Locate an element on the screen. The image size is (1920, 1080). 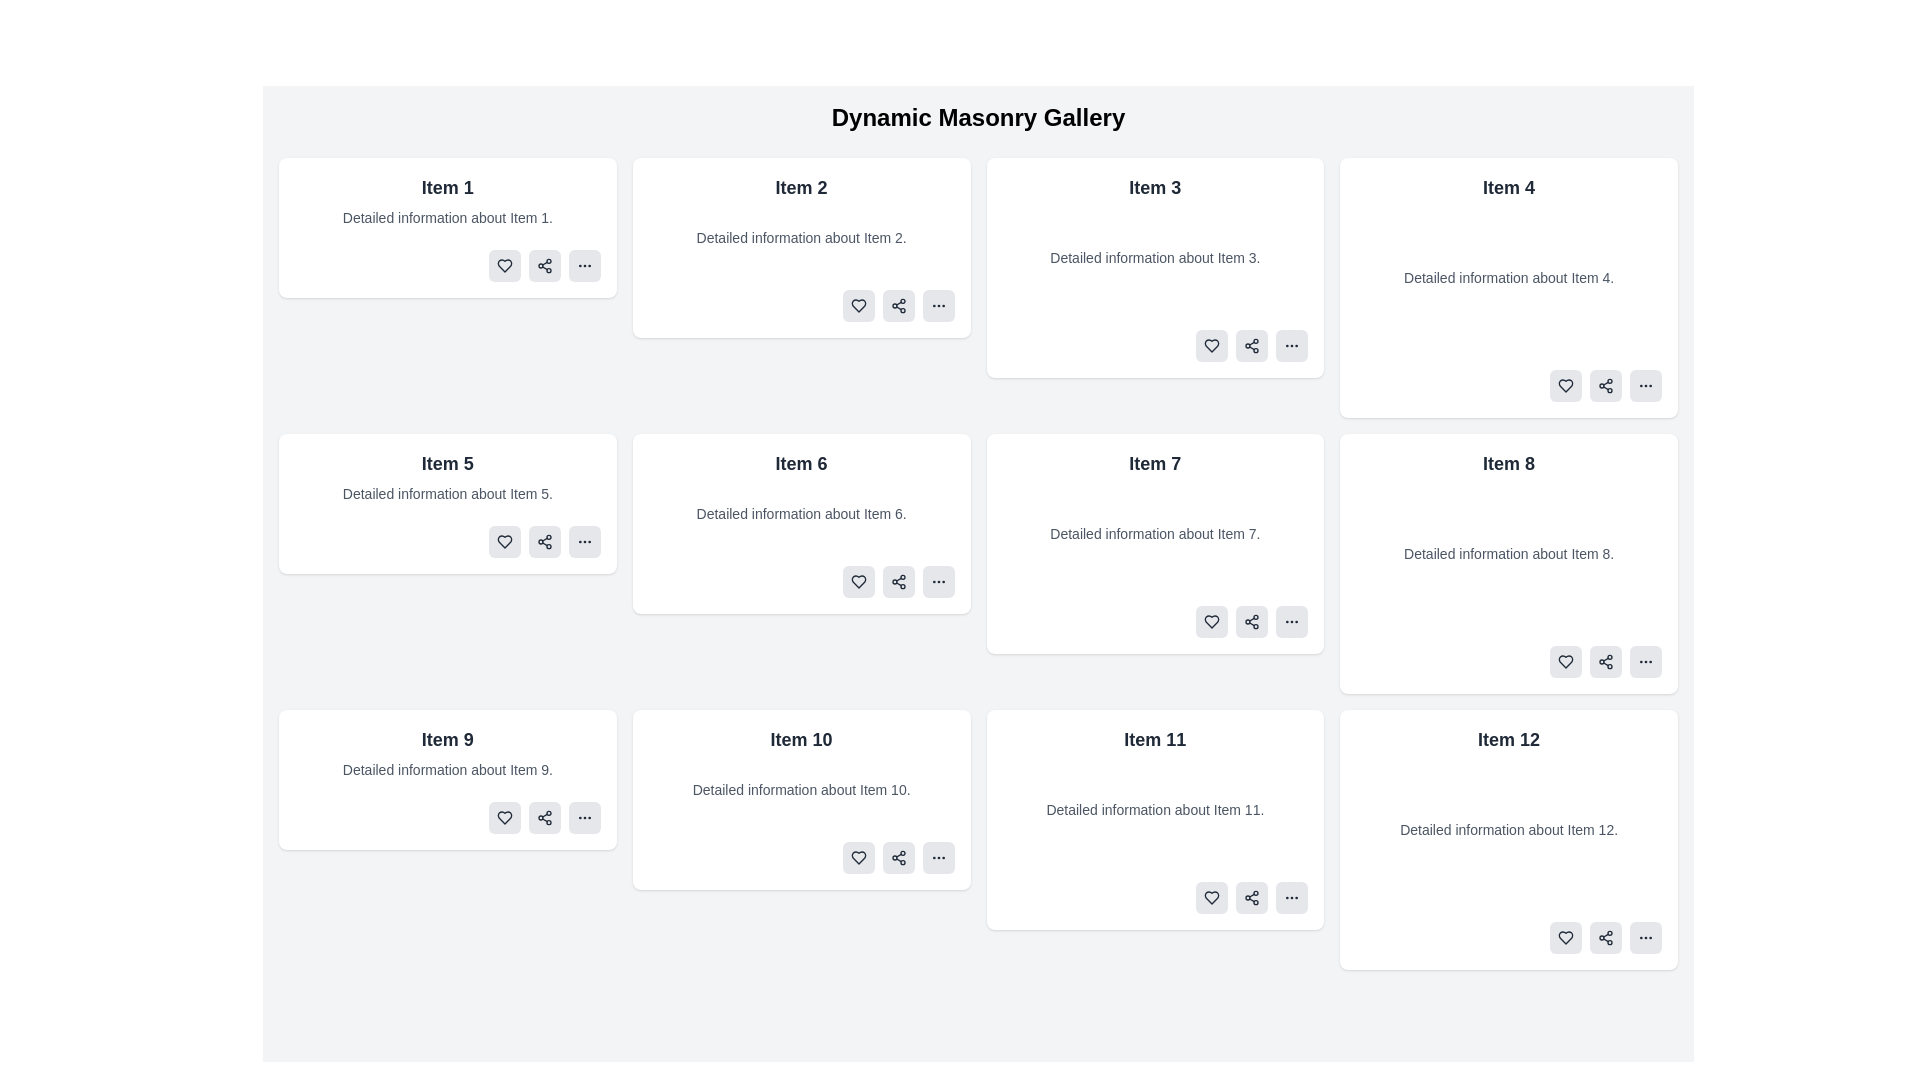
the 'like' icon button located at the bottom-right corner of the card labeled 'Item 8' to like or unlike the associated item is located at coordinates (1564, 662).